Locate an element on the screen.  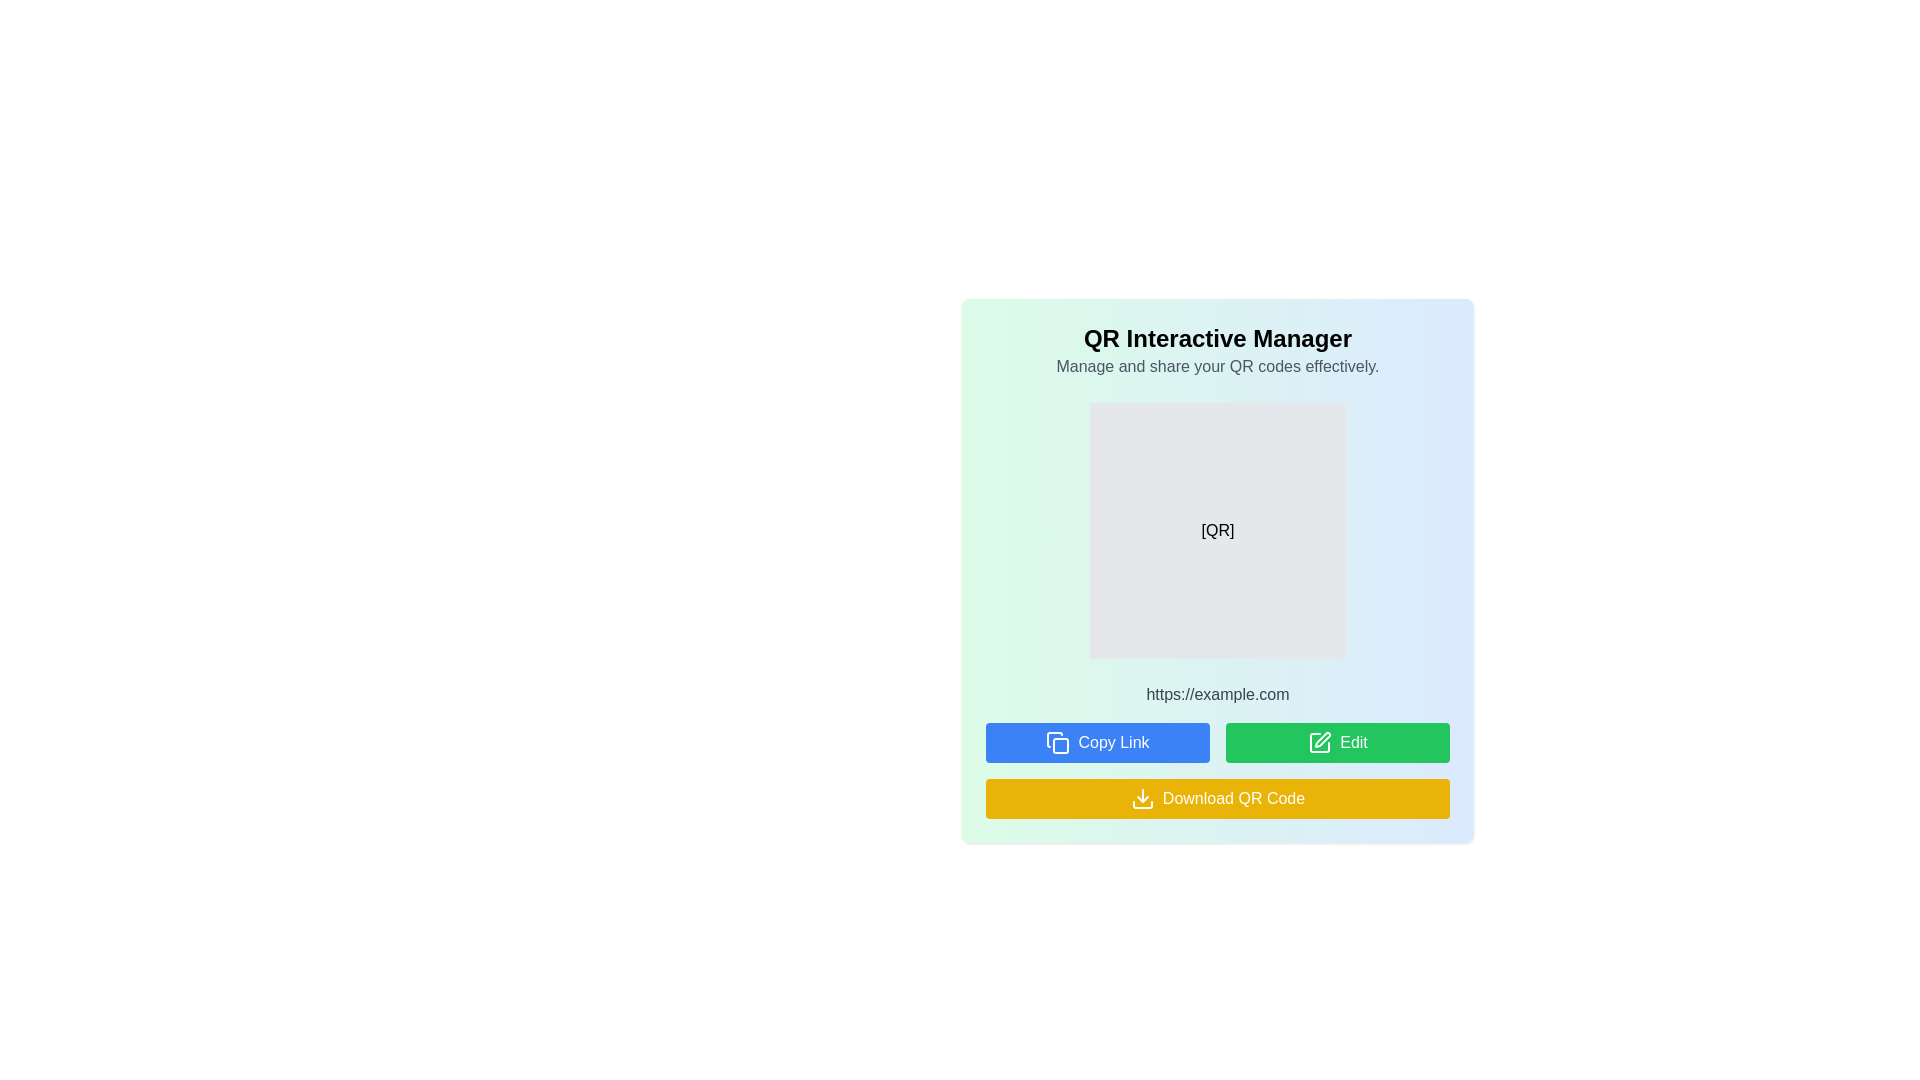
the blue square element with slightly rounded corners that serves as a background for the copy link icon, positioned centrally within the icon is located at coordinates (1060, 745).